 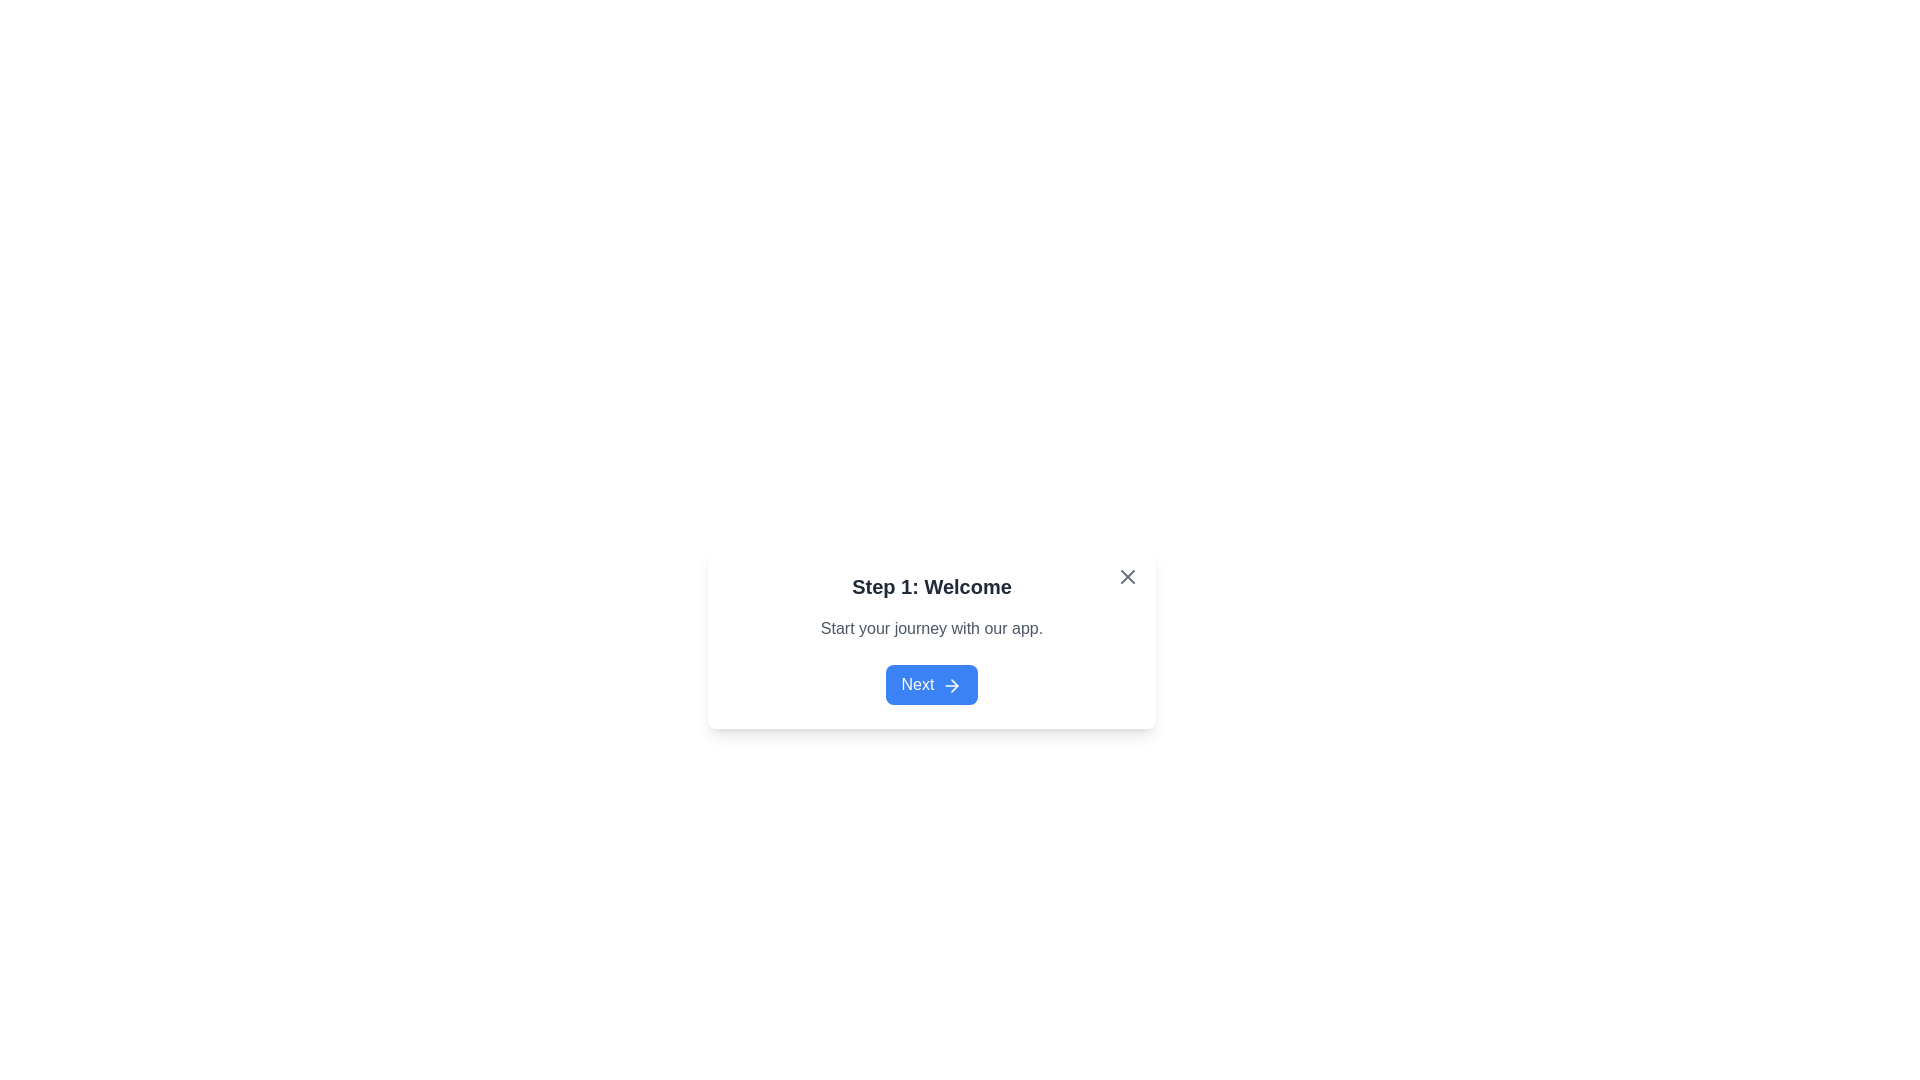 I want to click on the close button represented by an 'X' in the upper-right corner of the modal dialog box to change its color, so click(x=1128, y=577).